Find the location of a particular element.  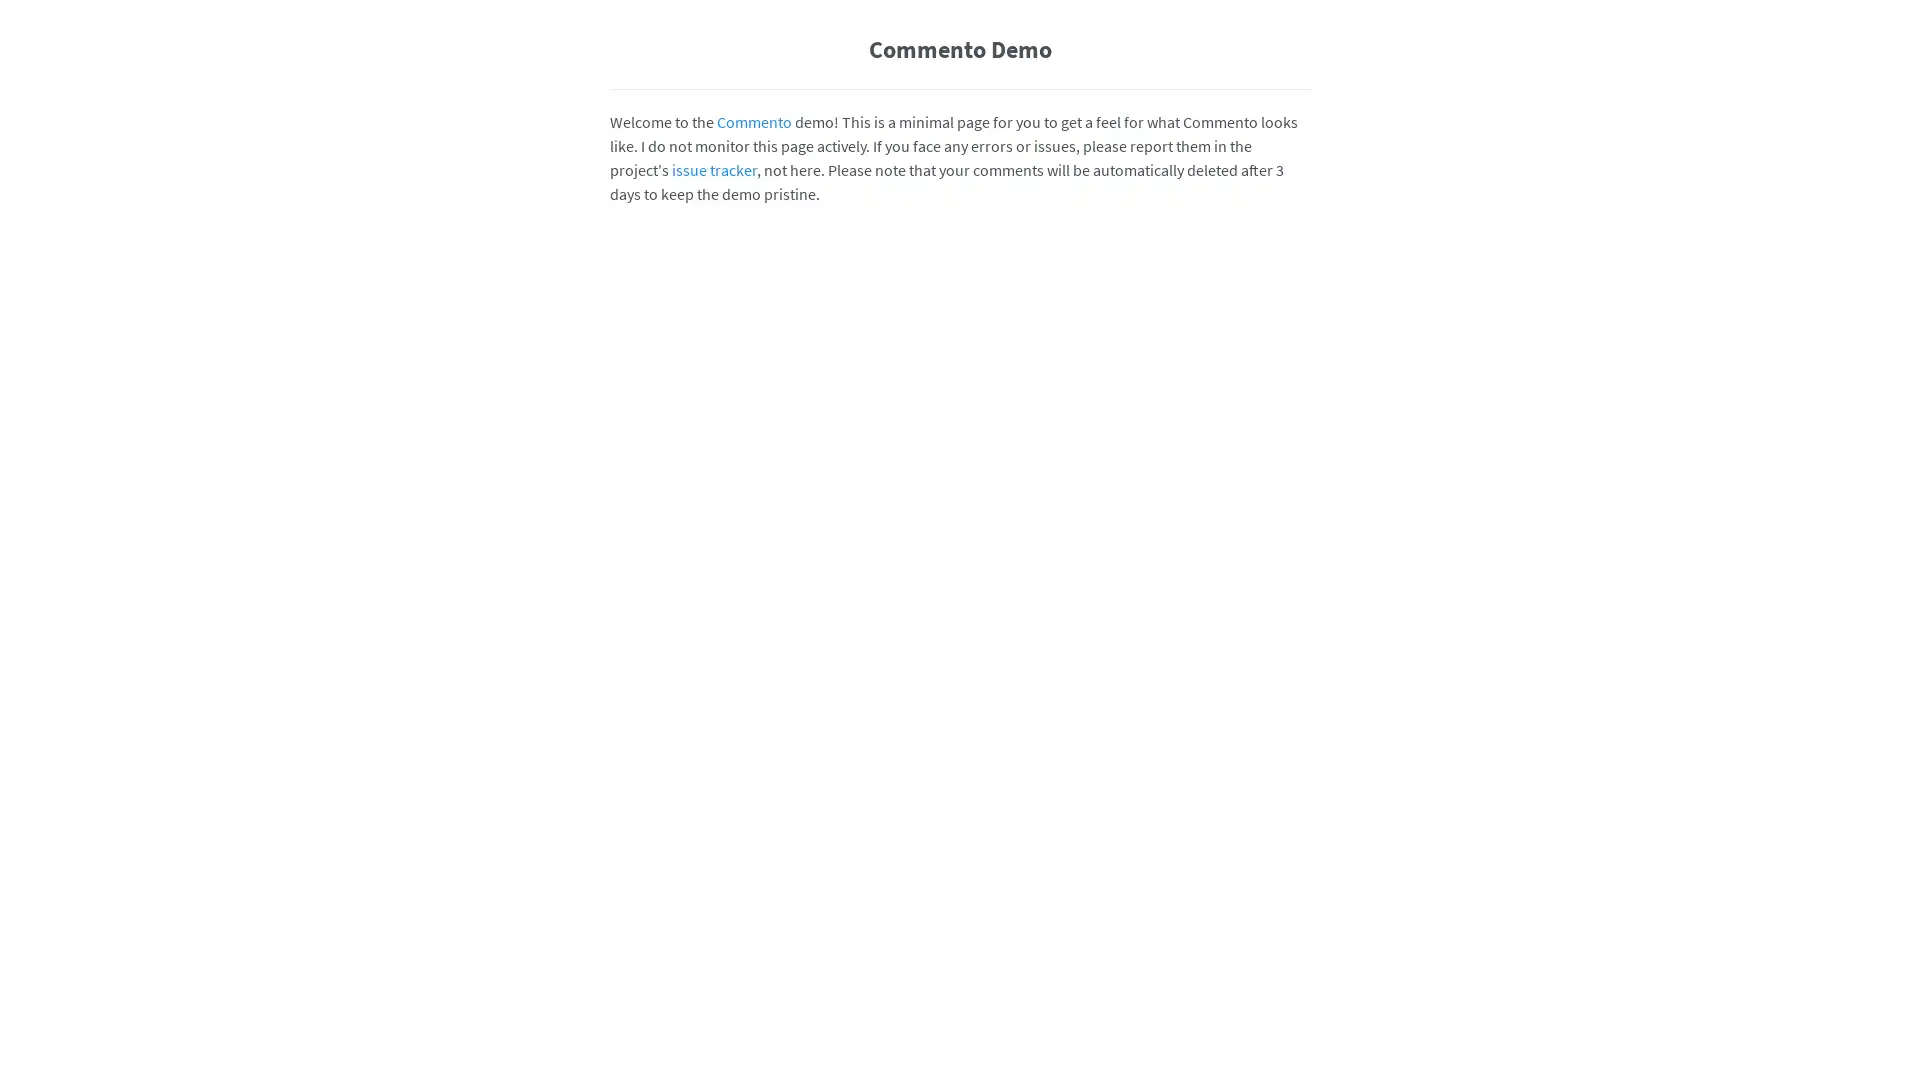

Collapse children is located at coordinates (1296, 1025).